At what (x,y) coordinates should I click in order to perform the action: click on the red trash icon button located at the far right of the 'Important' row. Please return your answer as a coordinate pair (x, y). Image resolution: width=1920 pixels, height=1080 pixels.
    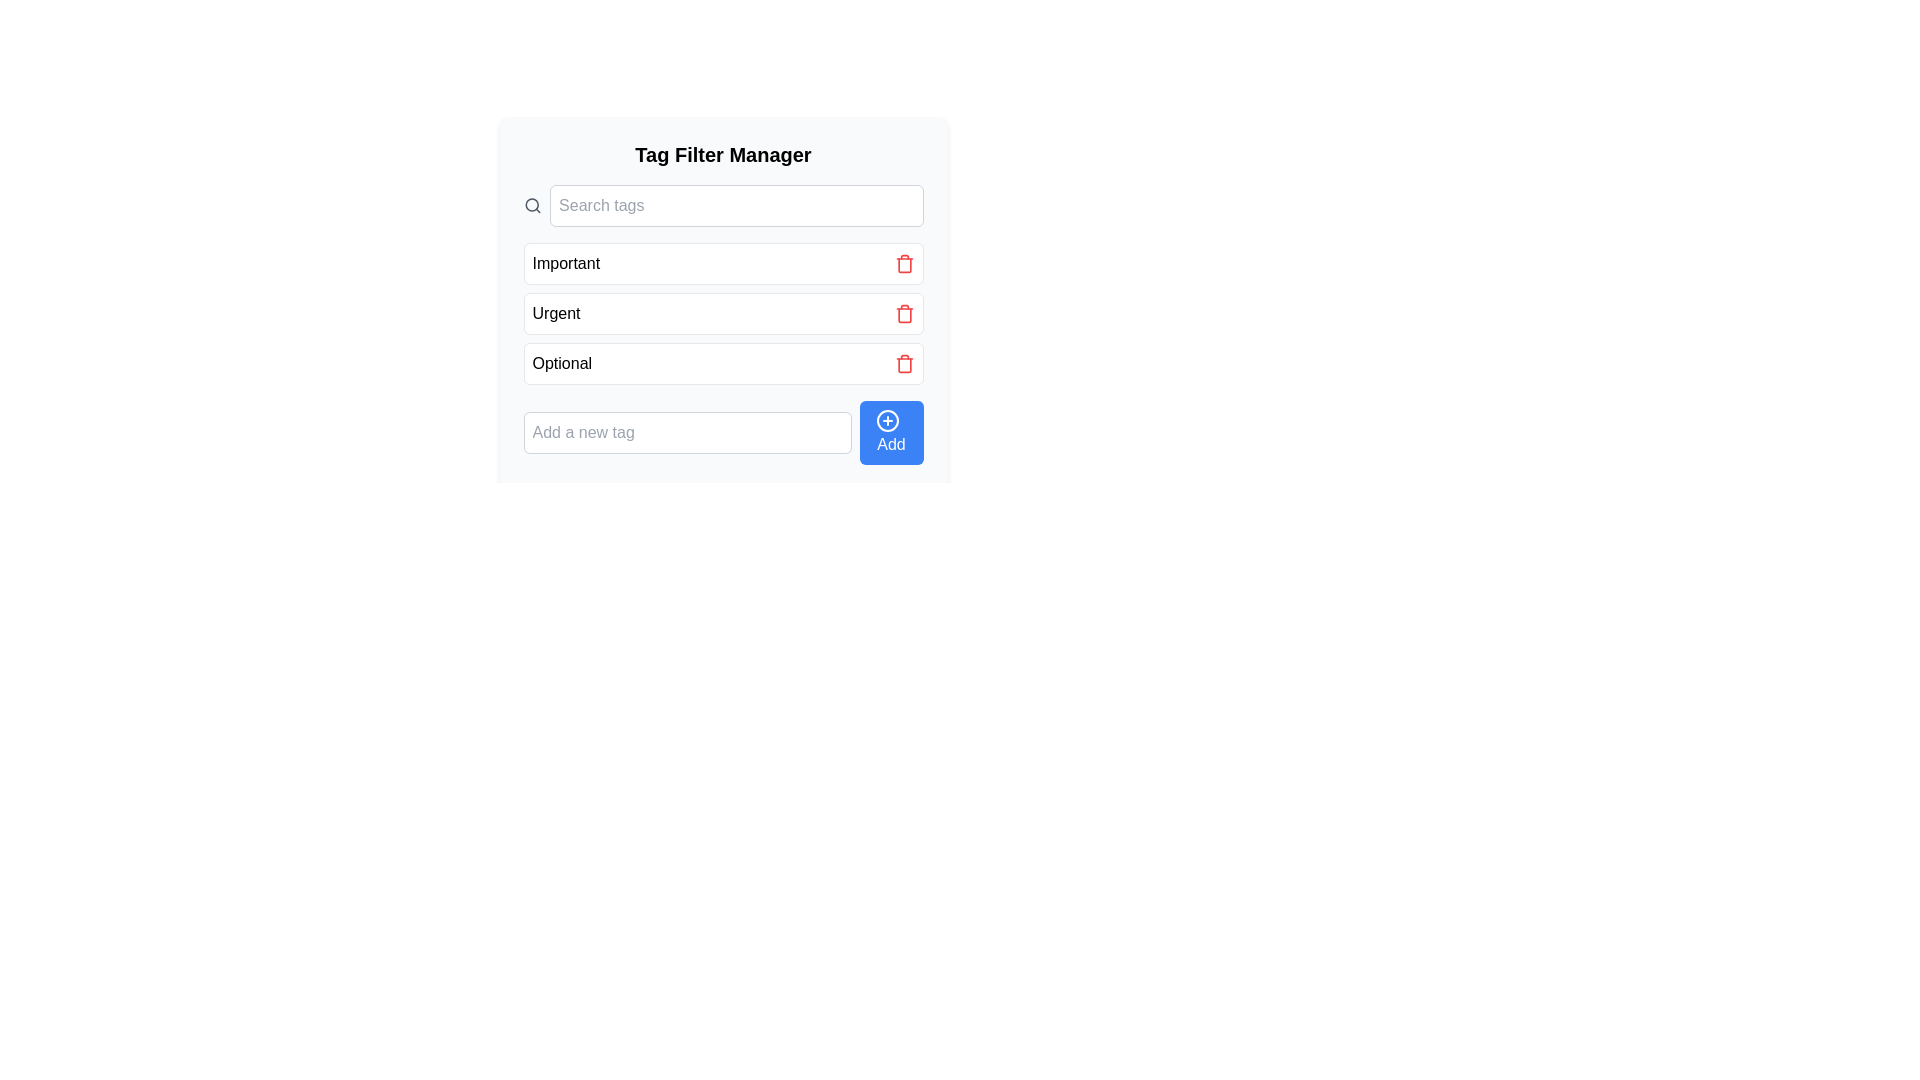
    Looking at the image, I should click on (903, 262).